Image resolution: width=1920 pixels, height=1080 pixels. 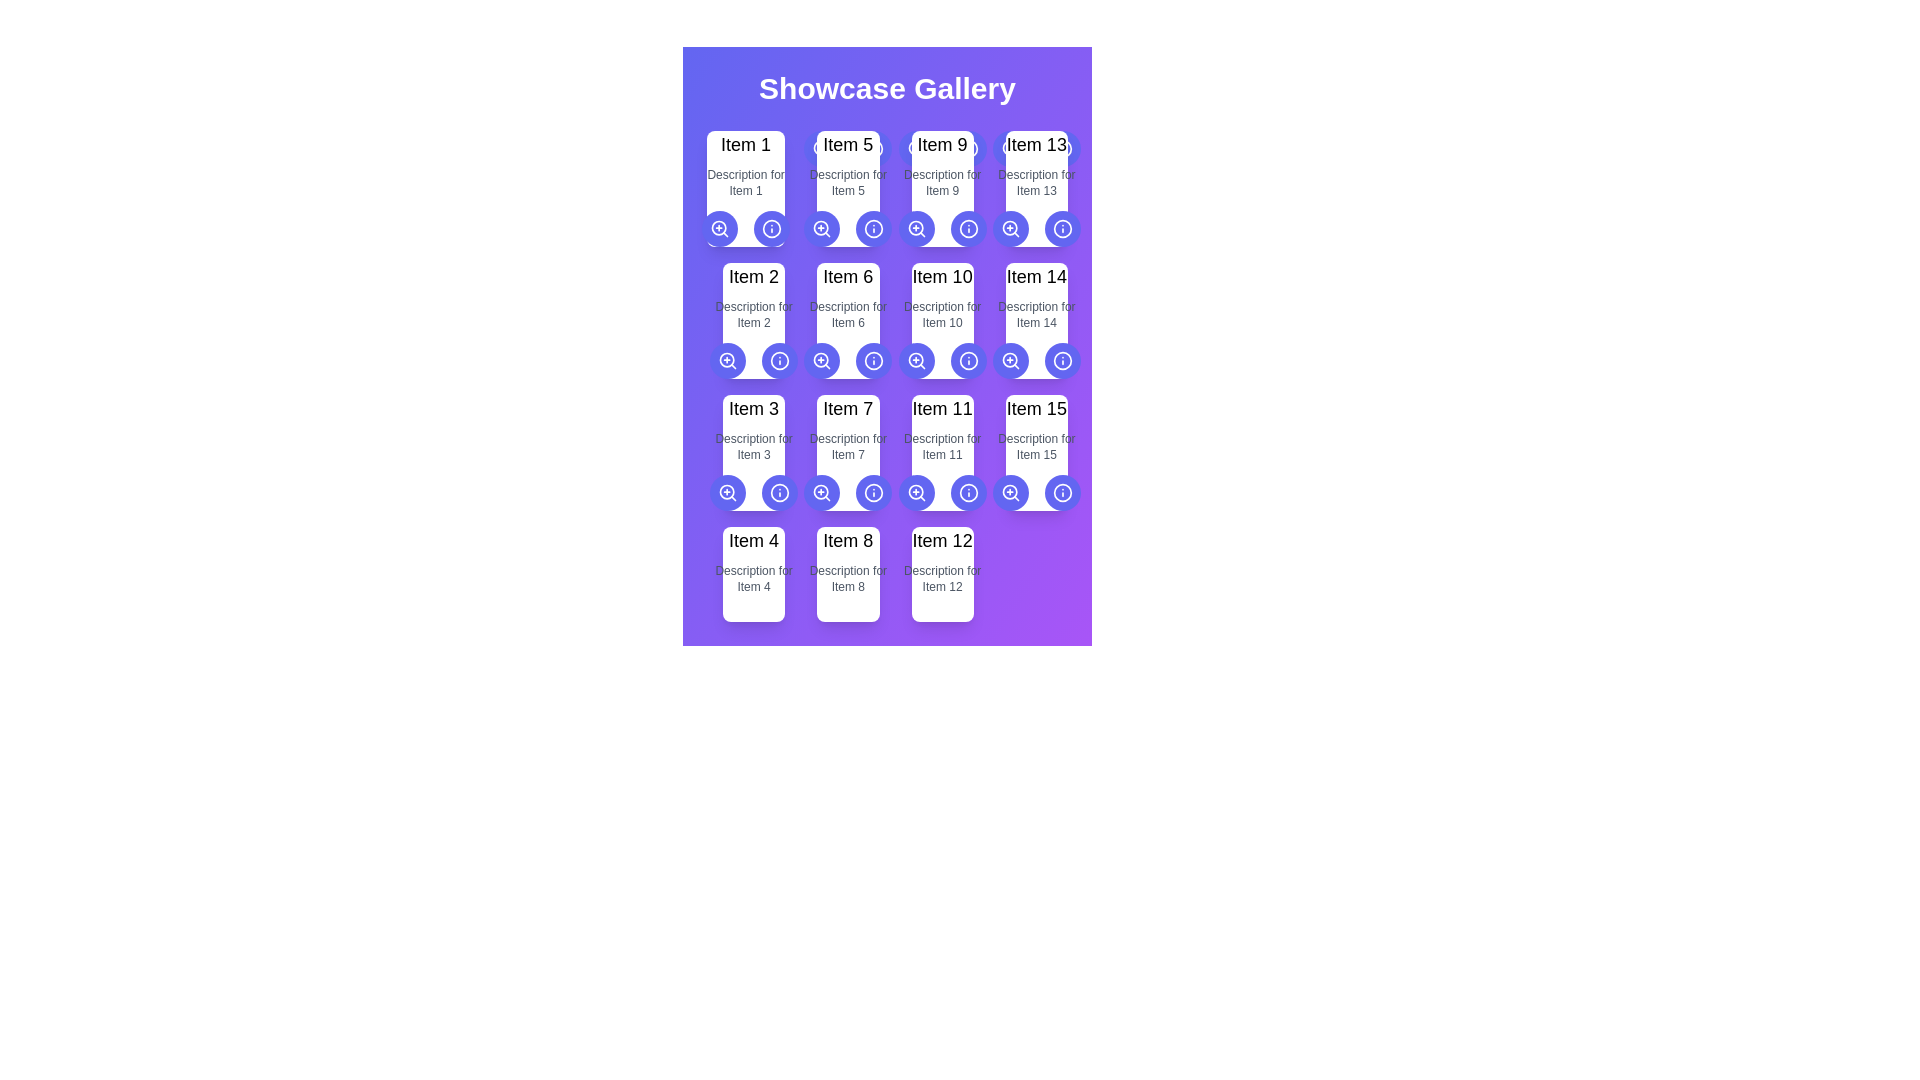 What do you see at coordinates (915, 227) in the screenshot?
I see `the SVG icon representing a magnifying glass with a plus symbol, which is embedded within a circular button with a violet background located below the 'Item 9' card in the 'Showcase Gallery' grid layout` at bounding box center [915, 227].